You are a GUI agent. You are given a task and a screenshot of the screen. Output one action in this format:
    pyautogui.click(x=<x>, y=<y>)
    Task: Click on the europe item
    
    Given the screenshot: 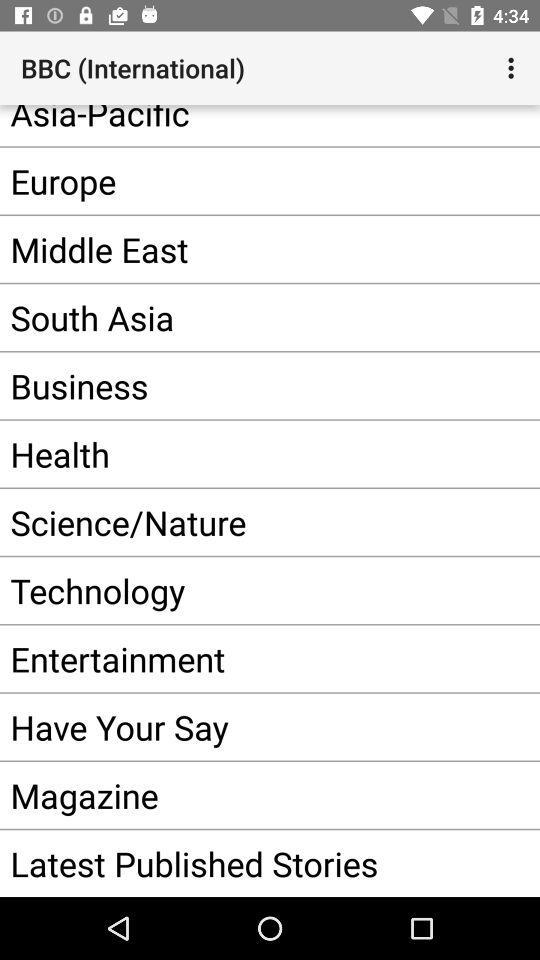 What is the action you would take?
    pyautogui.click(x=239, y=181)
    